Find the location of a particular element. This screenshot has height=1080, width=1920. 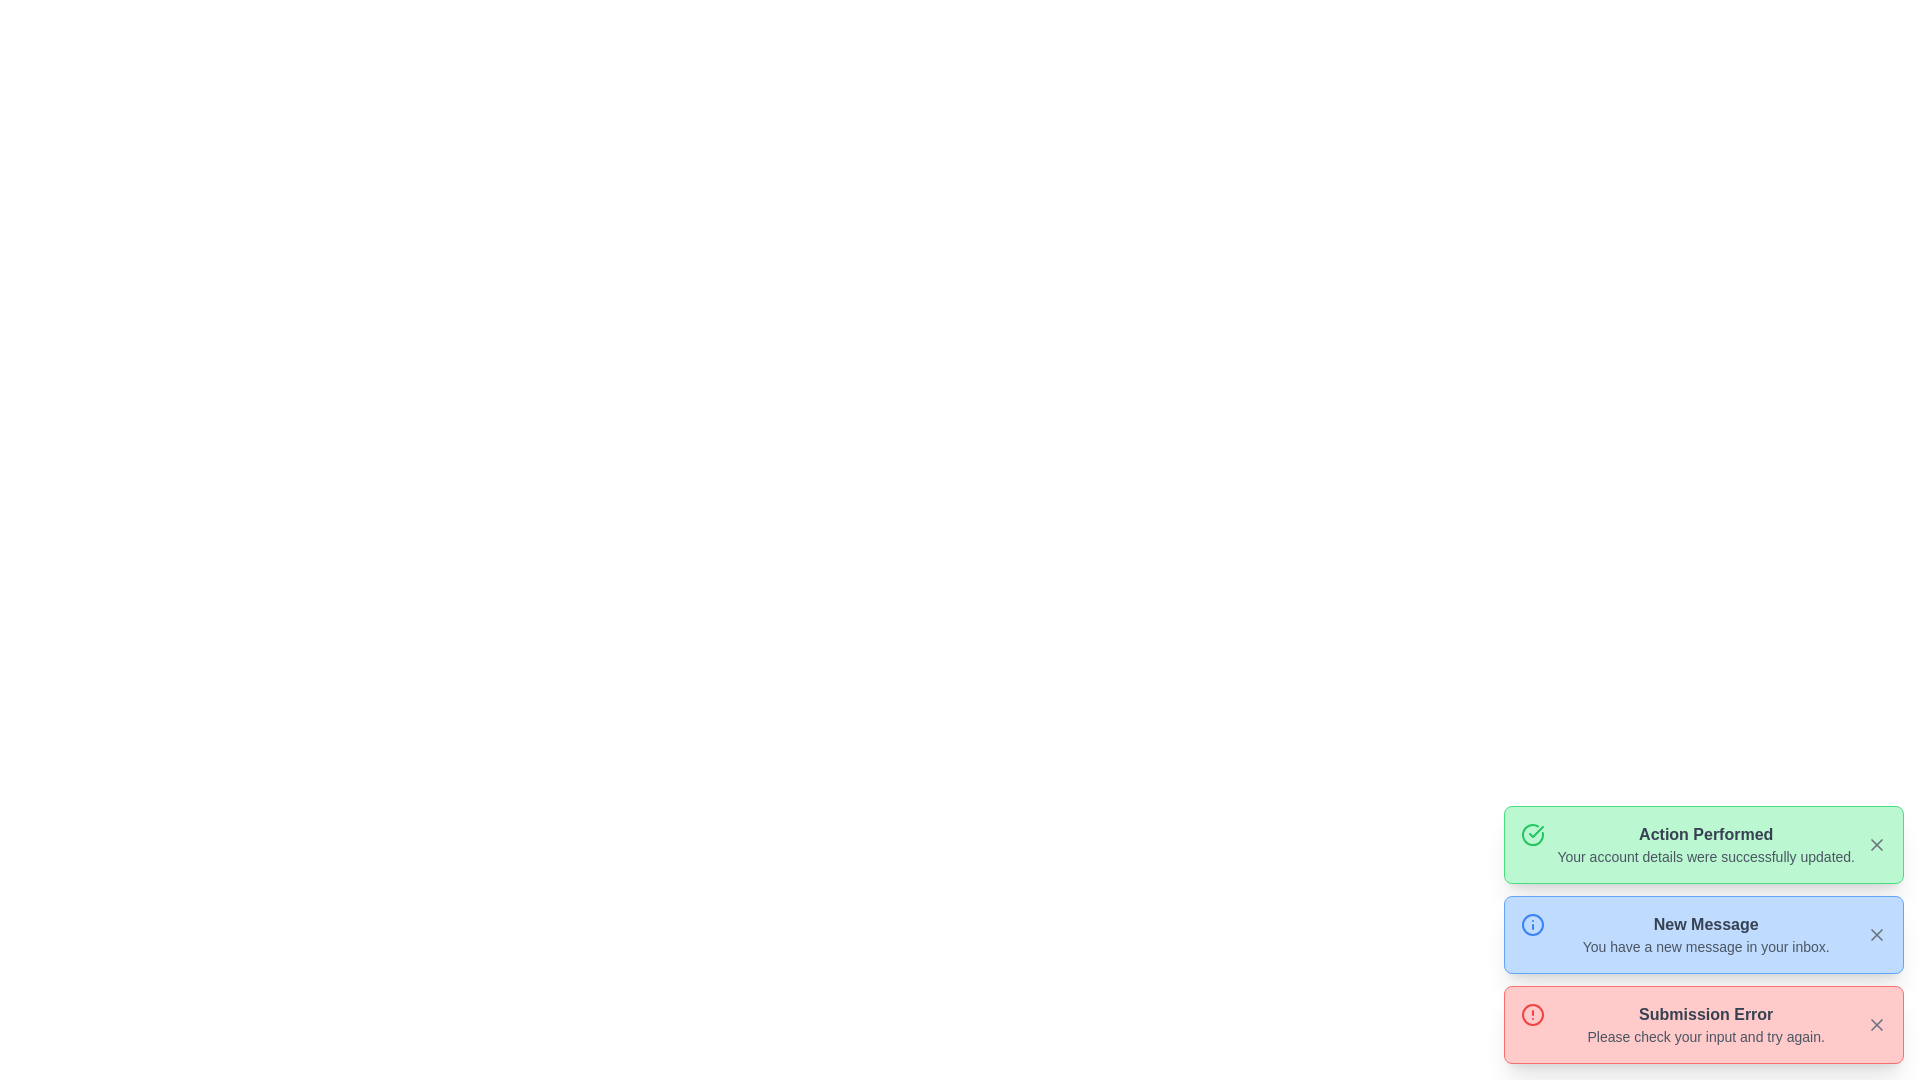

the SVG circle representing the alert status within the 'Submission Error' message section of the interface is located at coordinates (1532, 1014).